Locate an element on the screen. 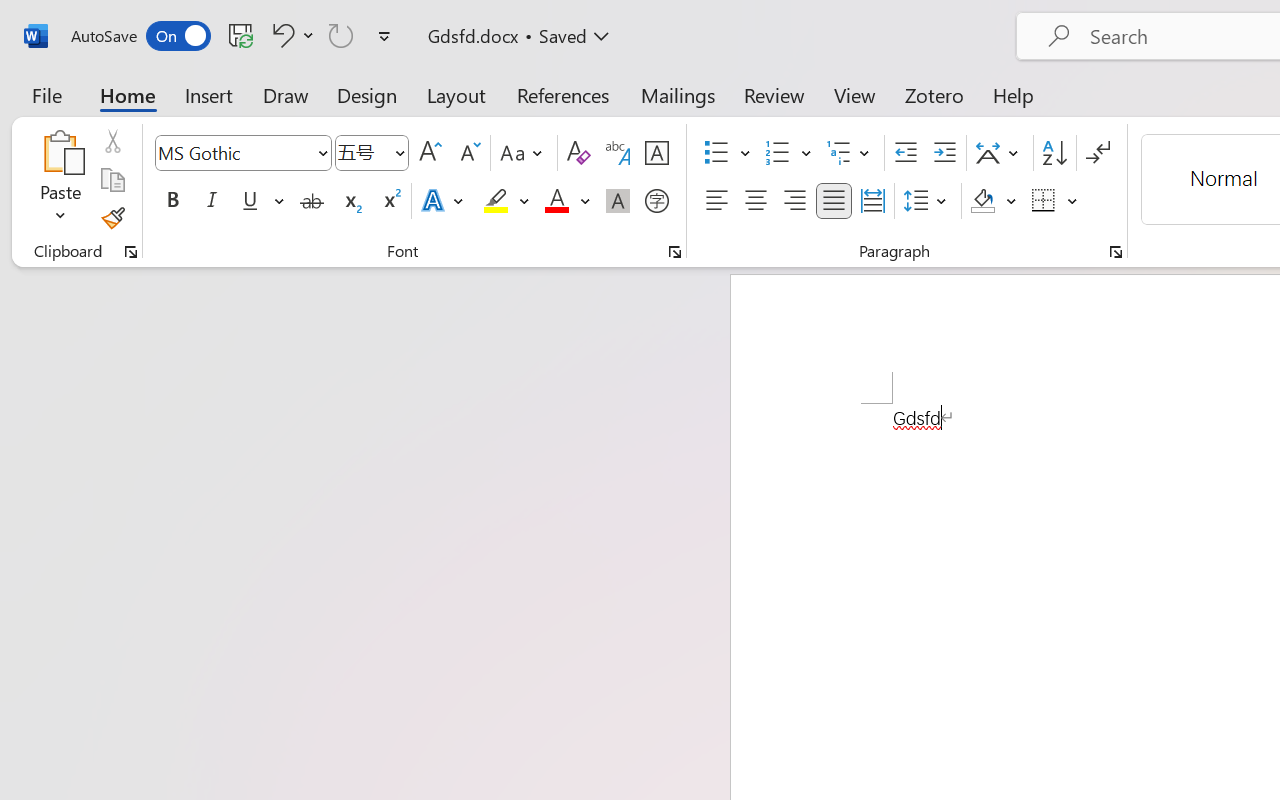 The height and width of the screenshot is (800, 1280). 'Shading' is located at coordinates (993, 201).